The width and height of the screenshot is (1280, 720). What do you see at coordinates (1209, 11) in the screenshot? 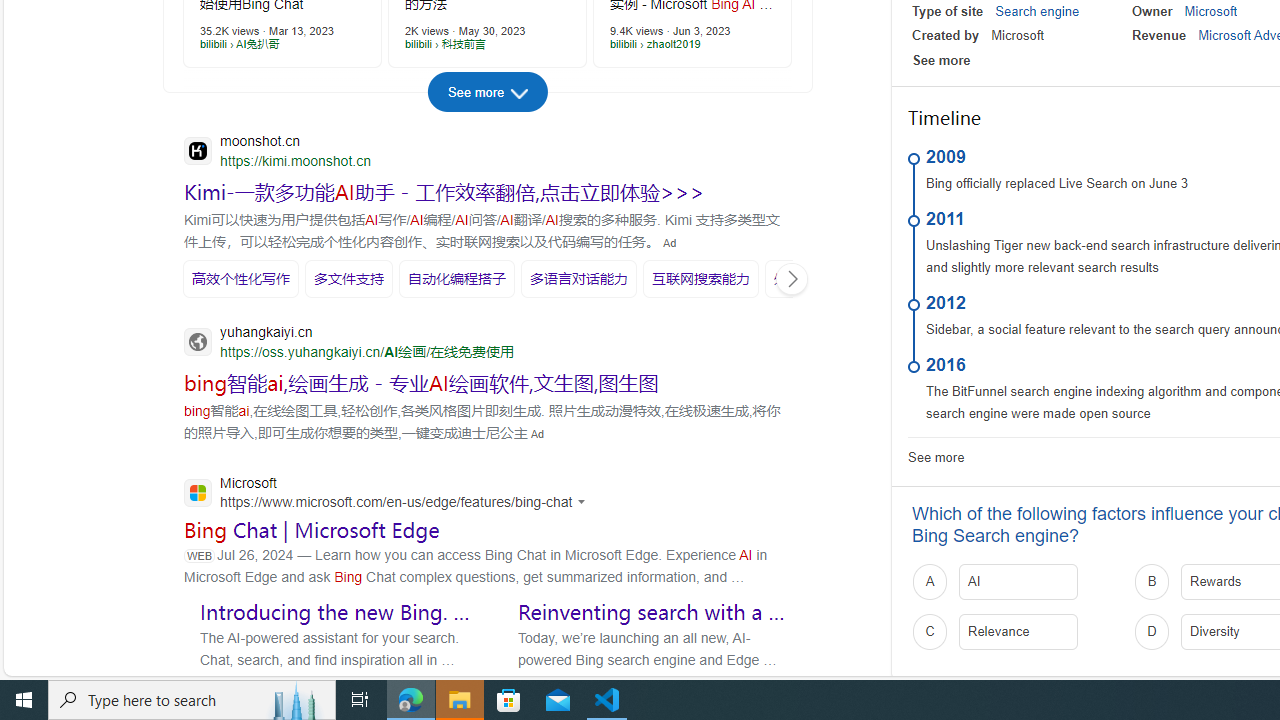
I see `'Microsoft'` at bounding box center [1209, 11].